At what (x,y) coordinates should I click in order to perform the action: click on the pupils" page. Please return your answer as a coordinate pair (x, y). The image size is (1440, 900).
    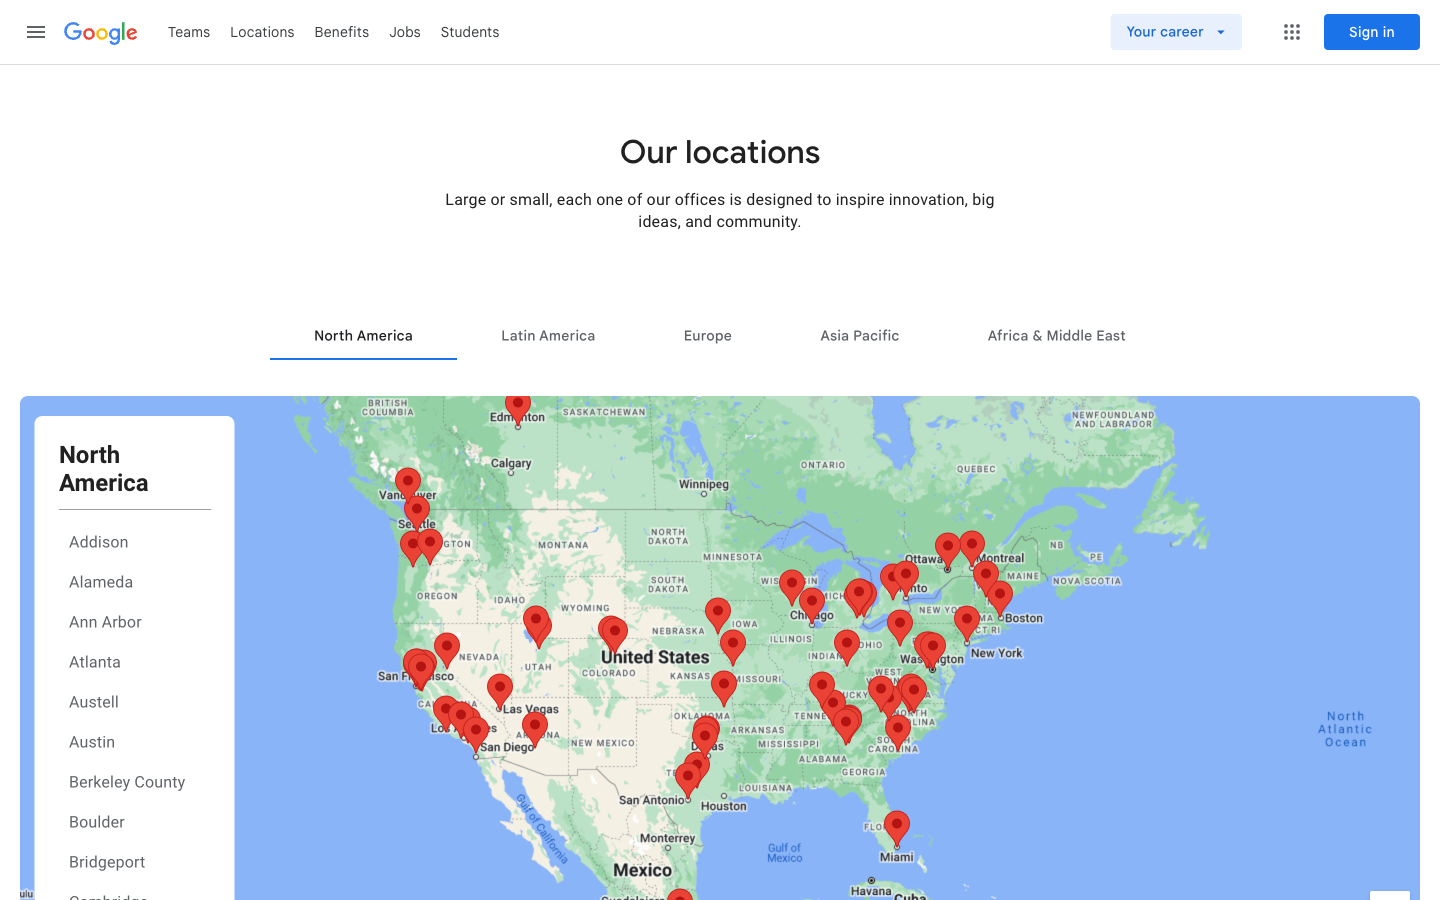
    Looking at the image, I should click on (470, 30).